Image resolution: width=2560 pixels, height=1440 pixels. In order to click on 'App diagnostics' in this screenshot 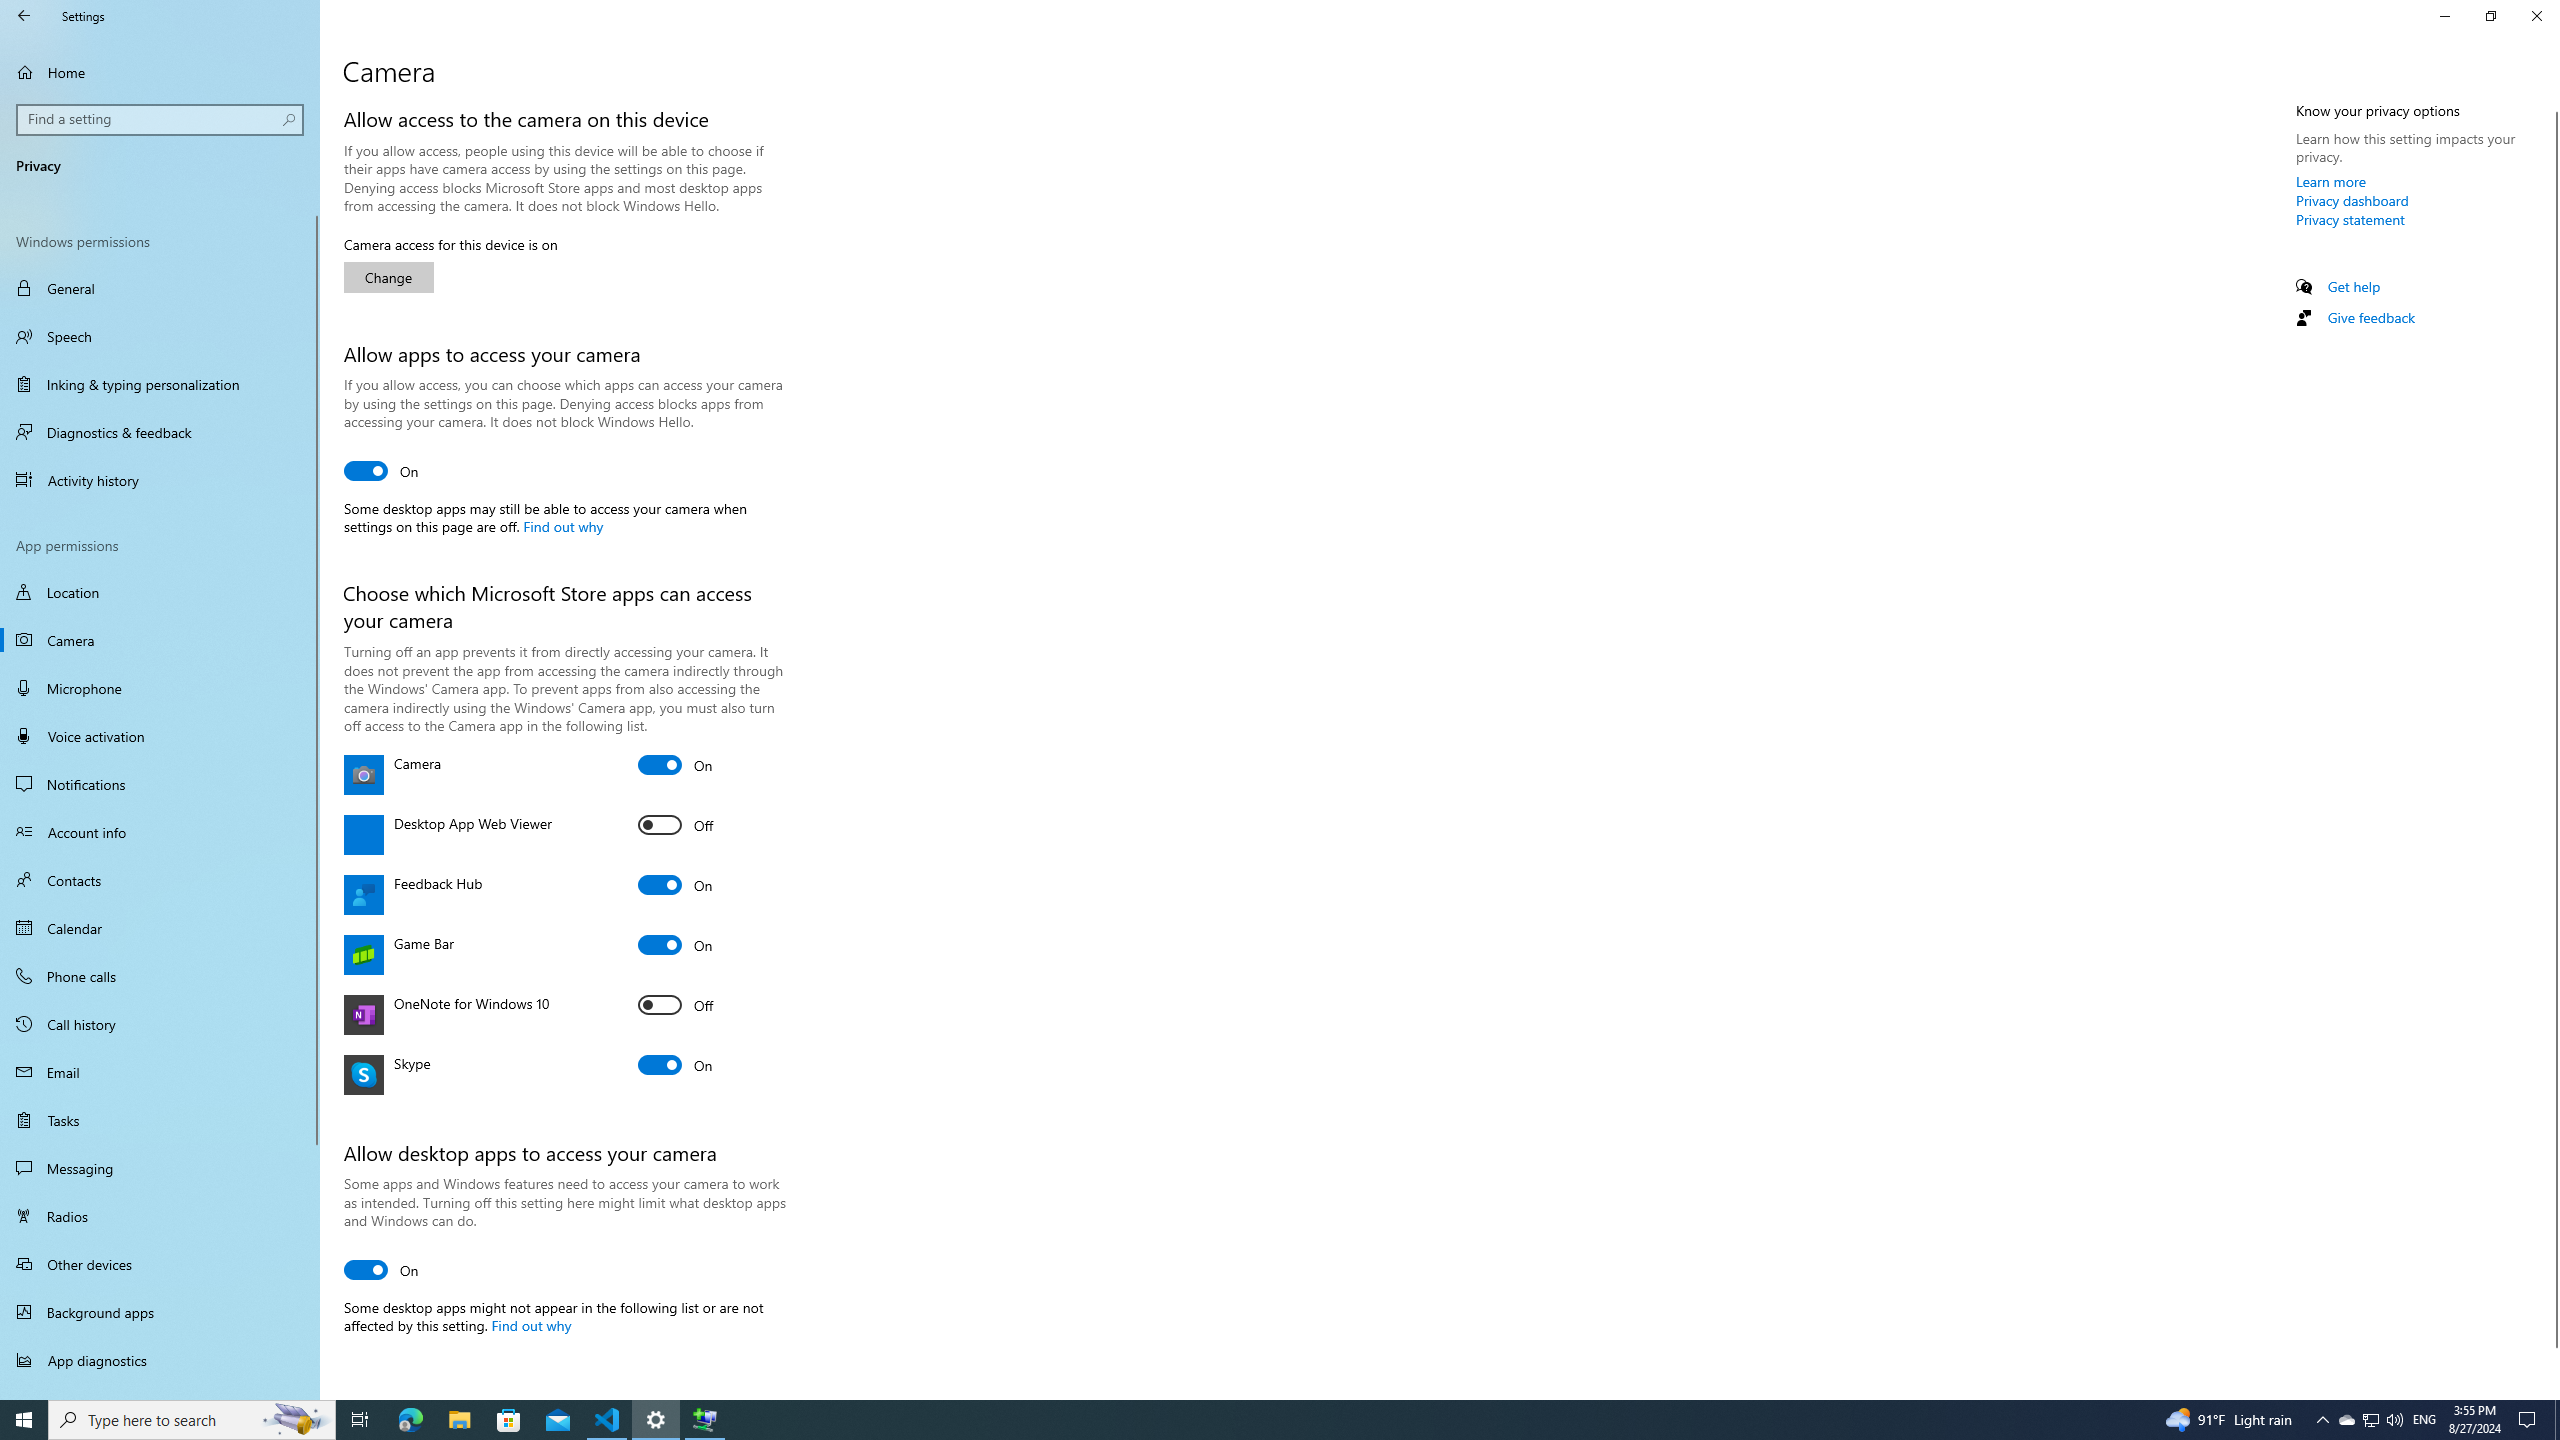, I will do `click(159, 1359)`.